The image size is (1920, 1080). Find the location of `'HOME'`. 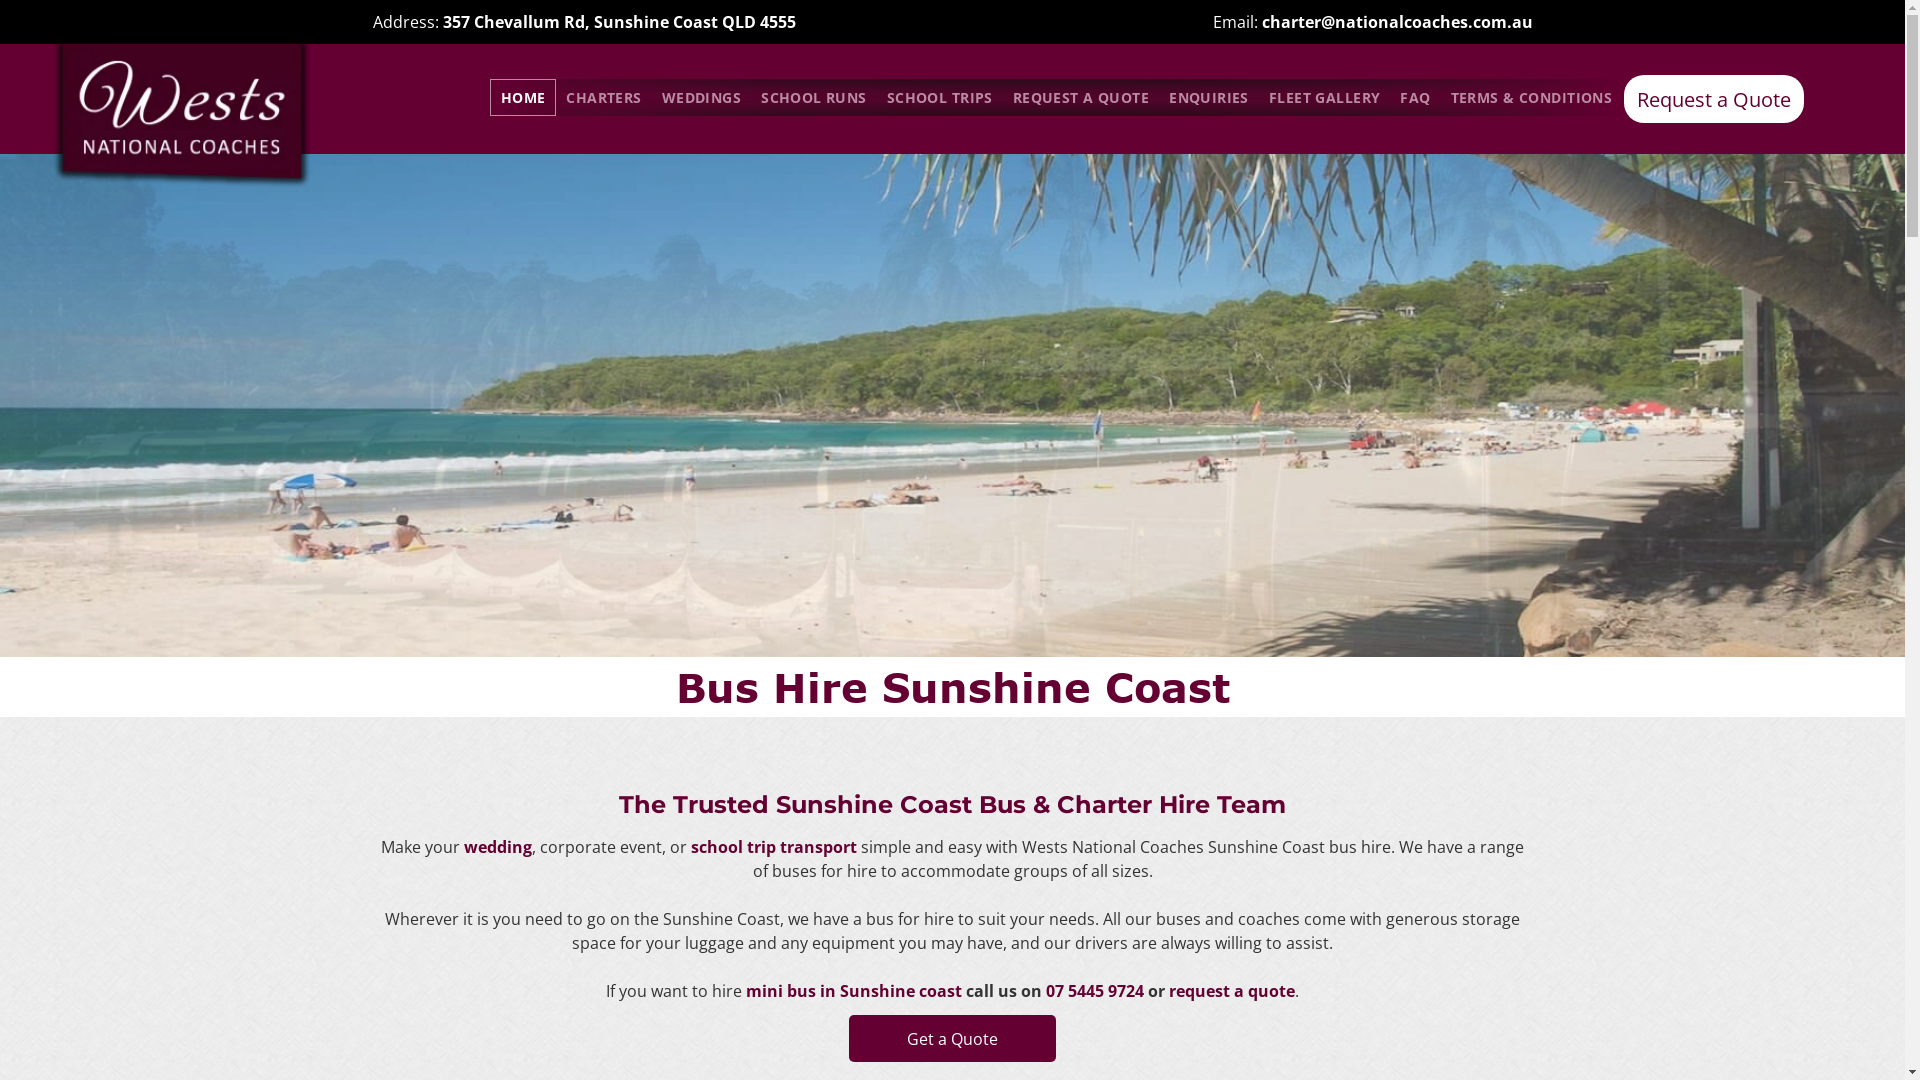

'HOME' is located at coordinates (523, 97).